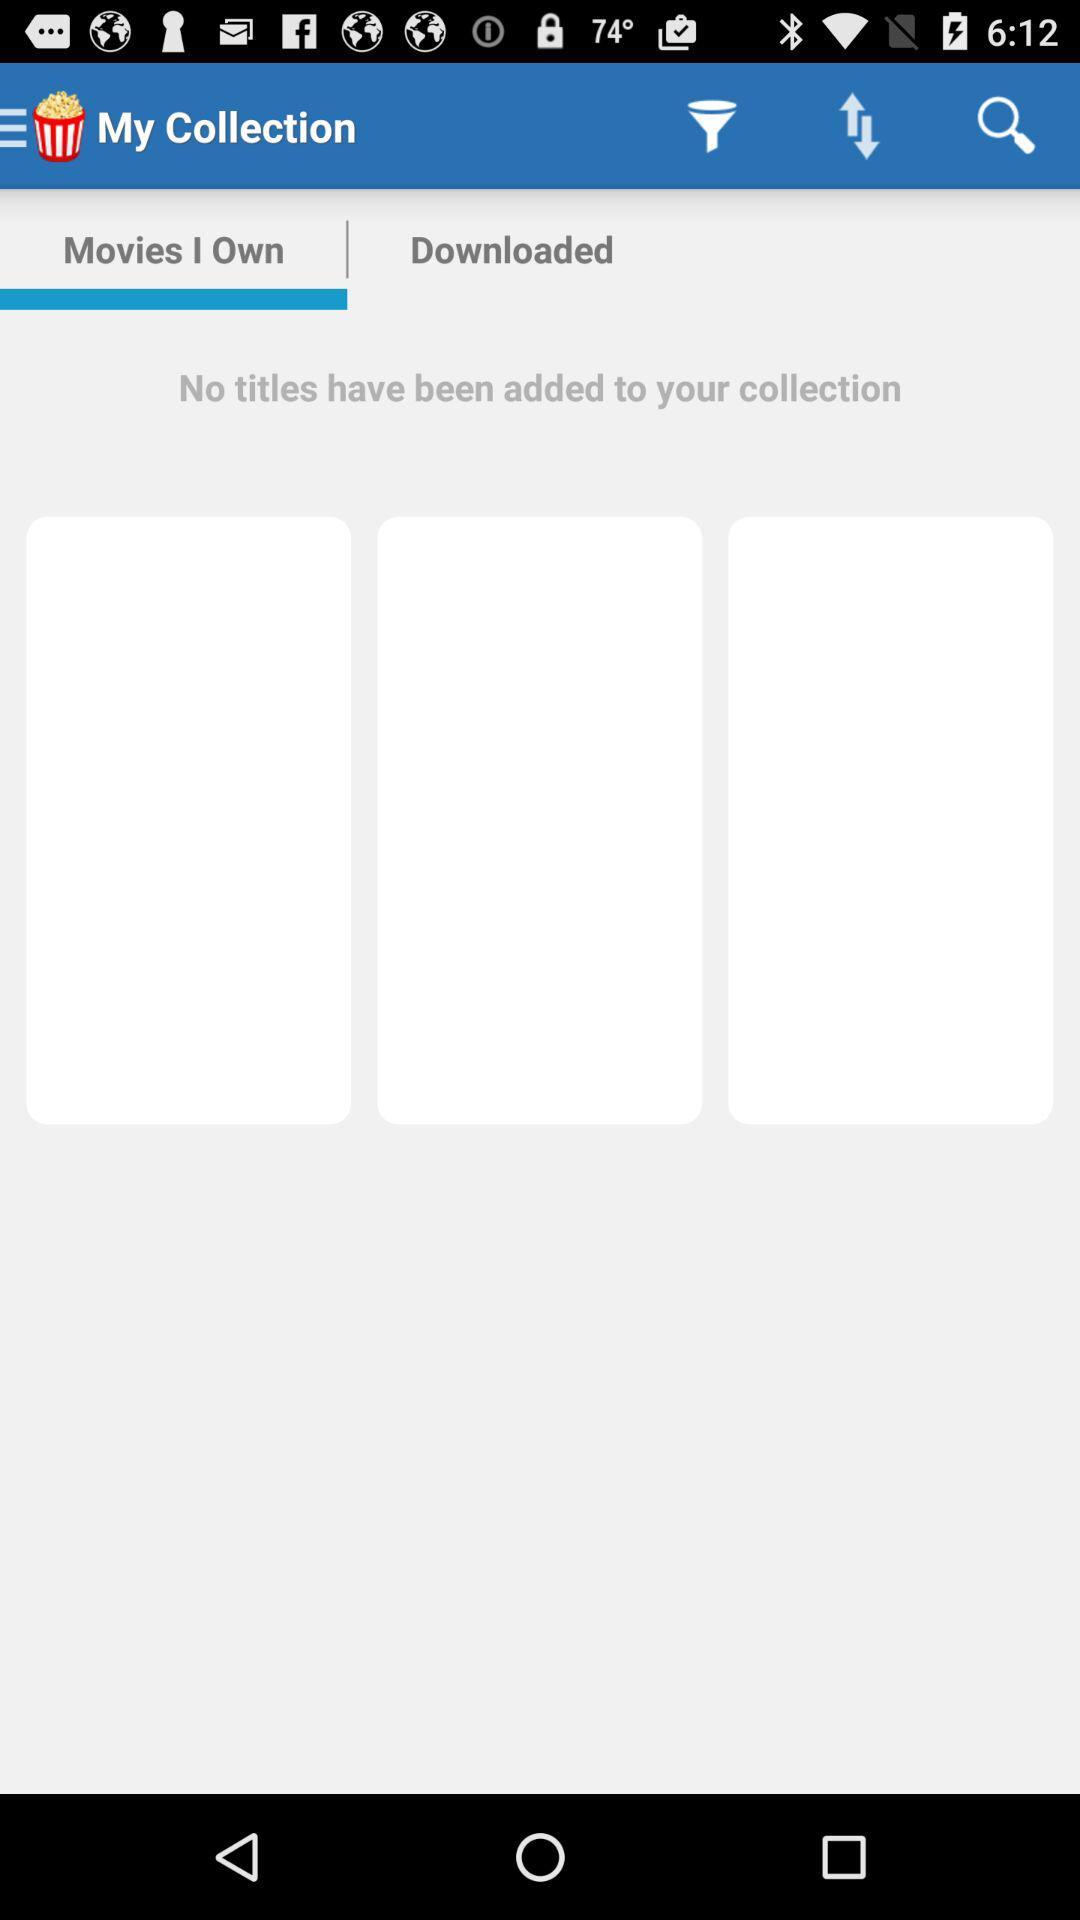  I want to click on the app to the right of movies i own, so click(511, 248).